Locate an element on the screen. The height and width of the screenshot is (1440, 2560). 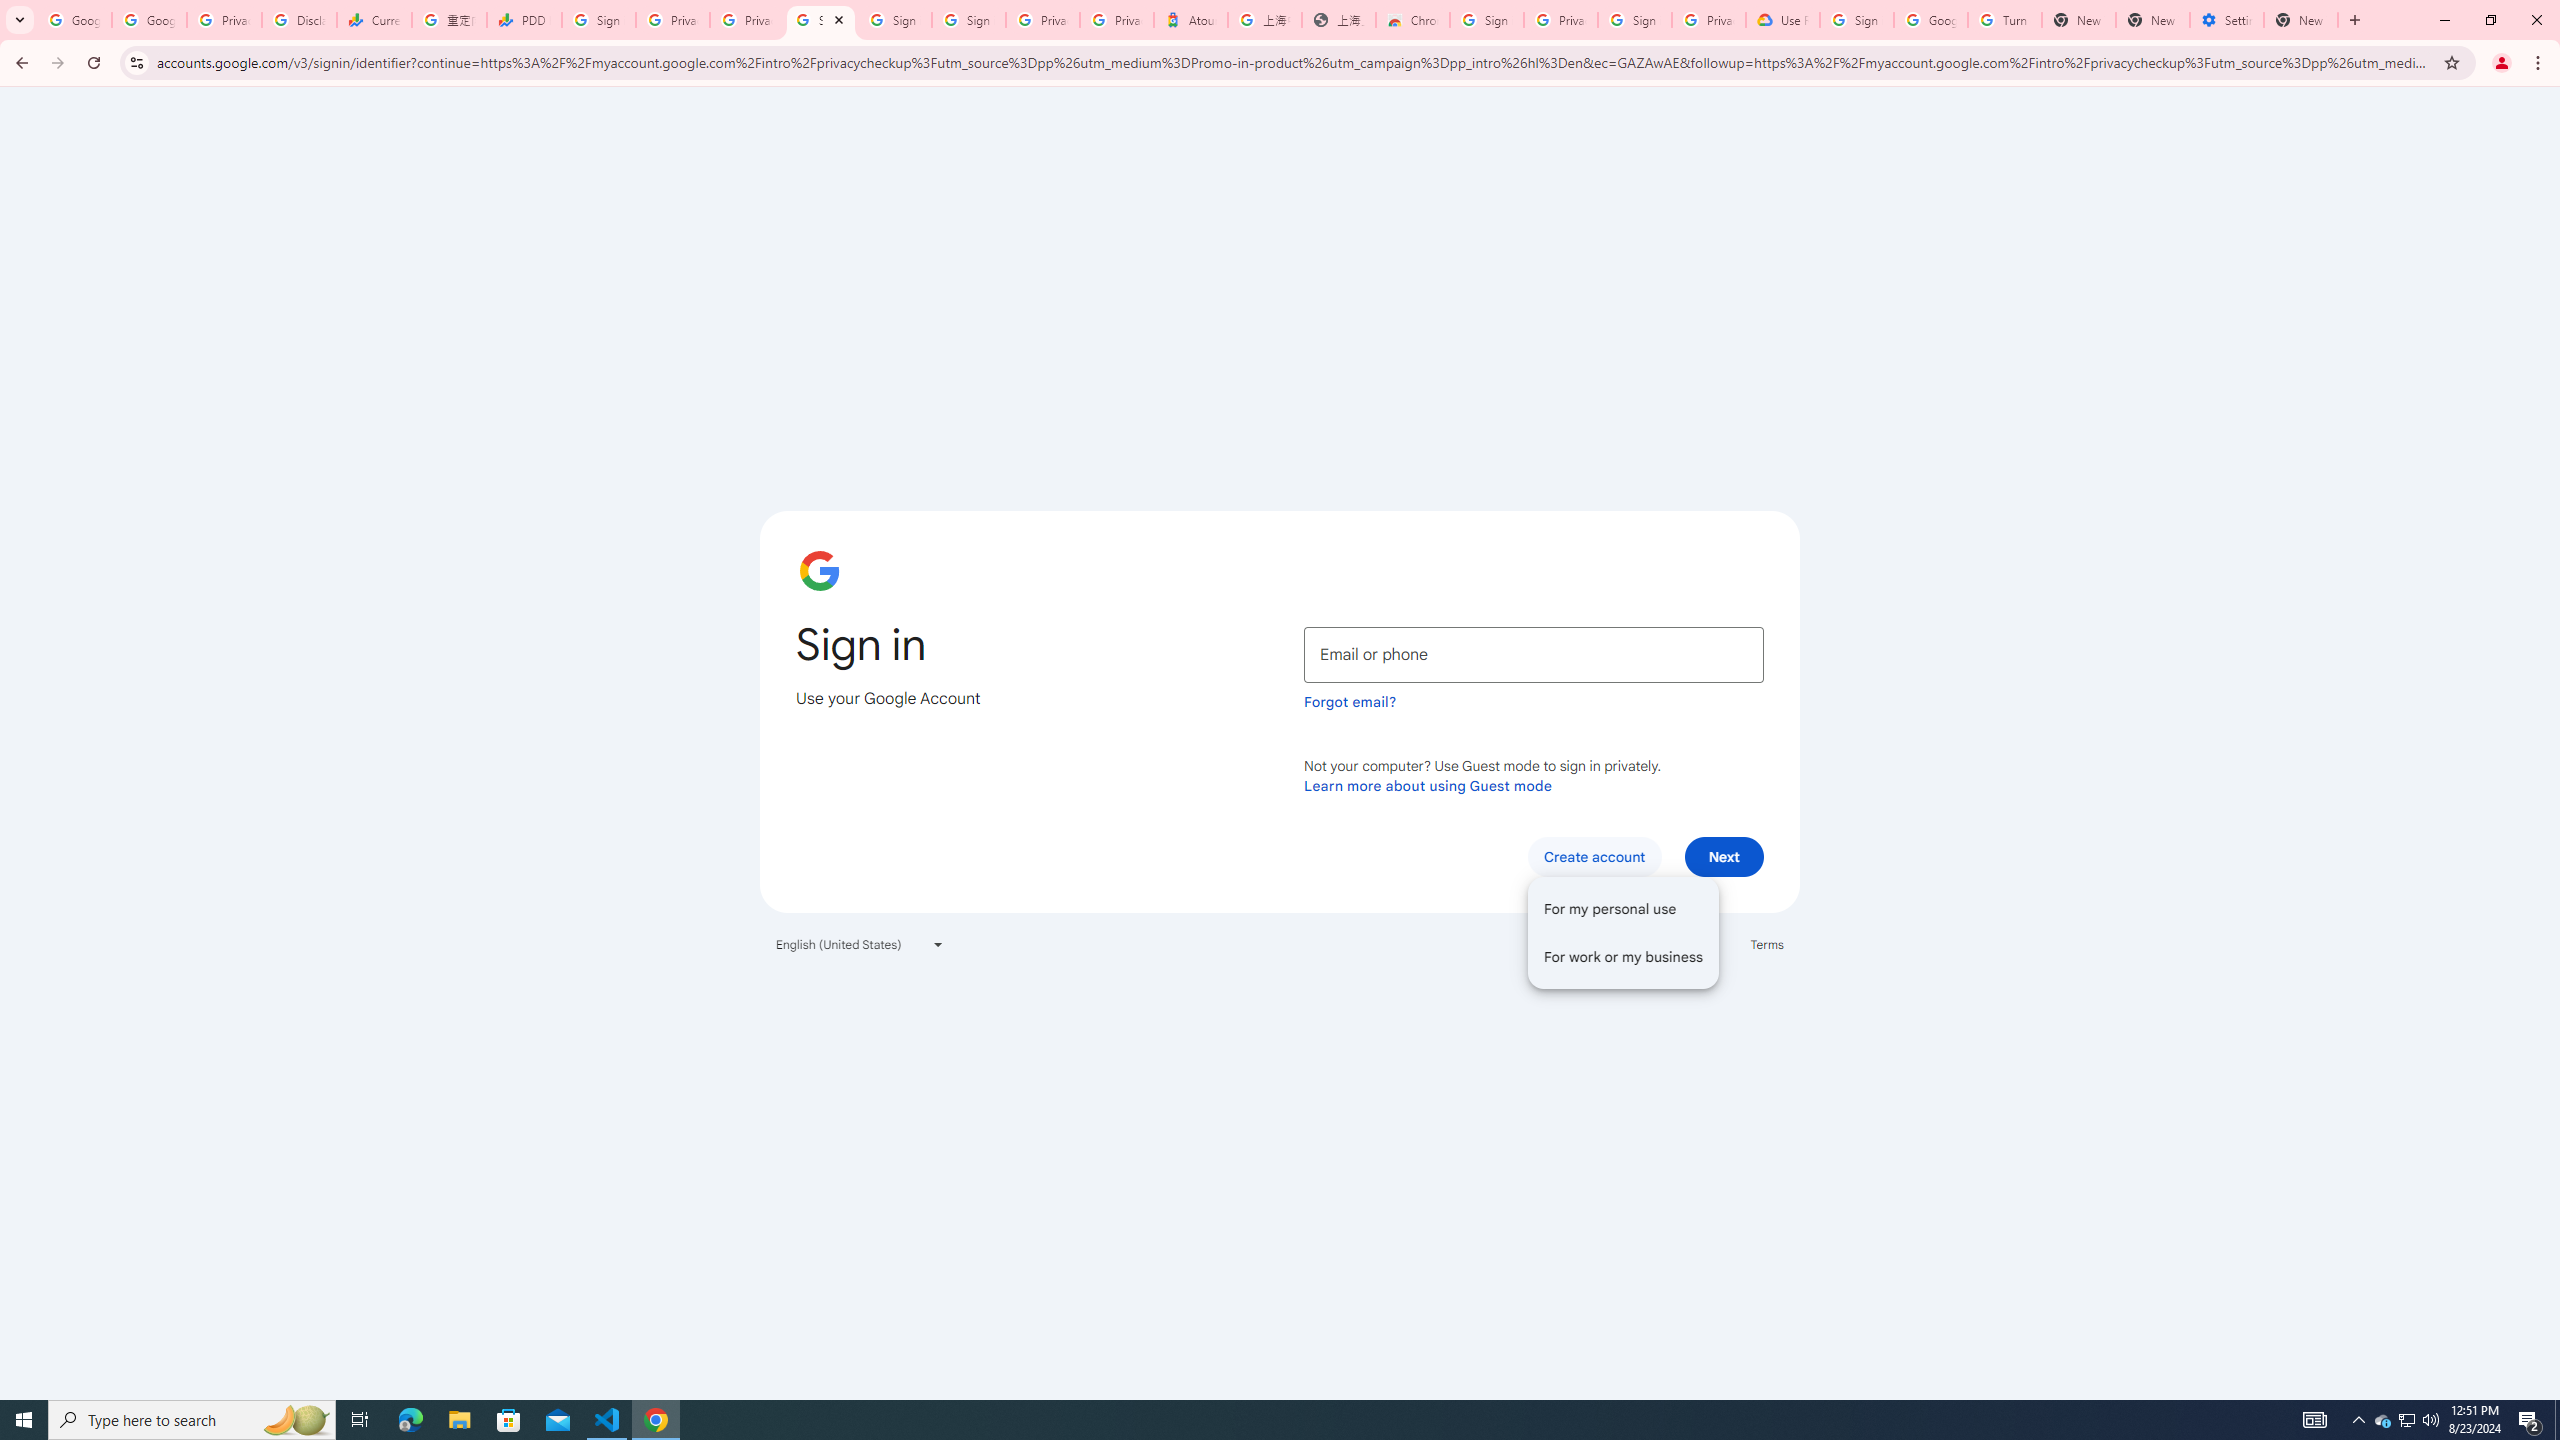
'Next' is located at coordinates (1724, 855).